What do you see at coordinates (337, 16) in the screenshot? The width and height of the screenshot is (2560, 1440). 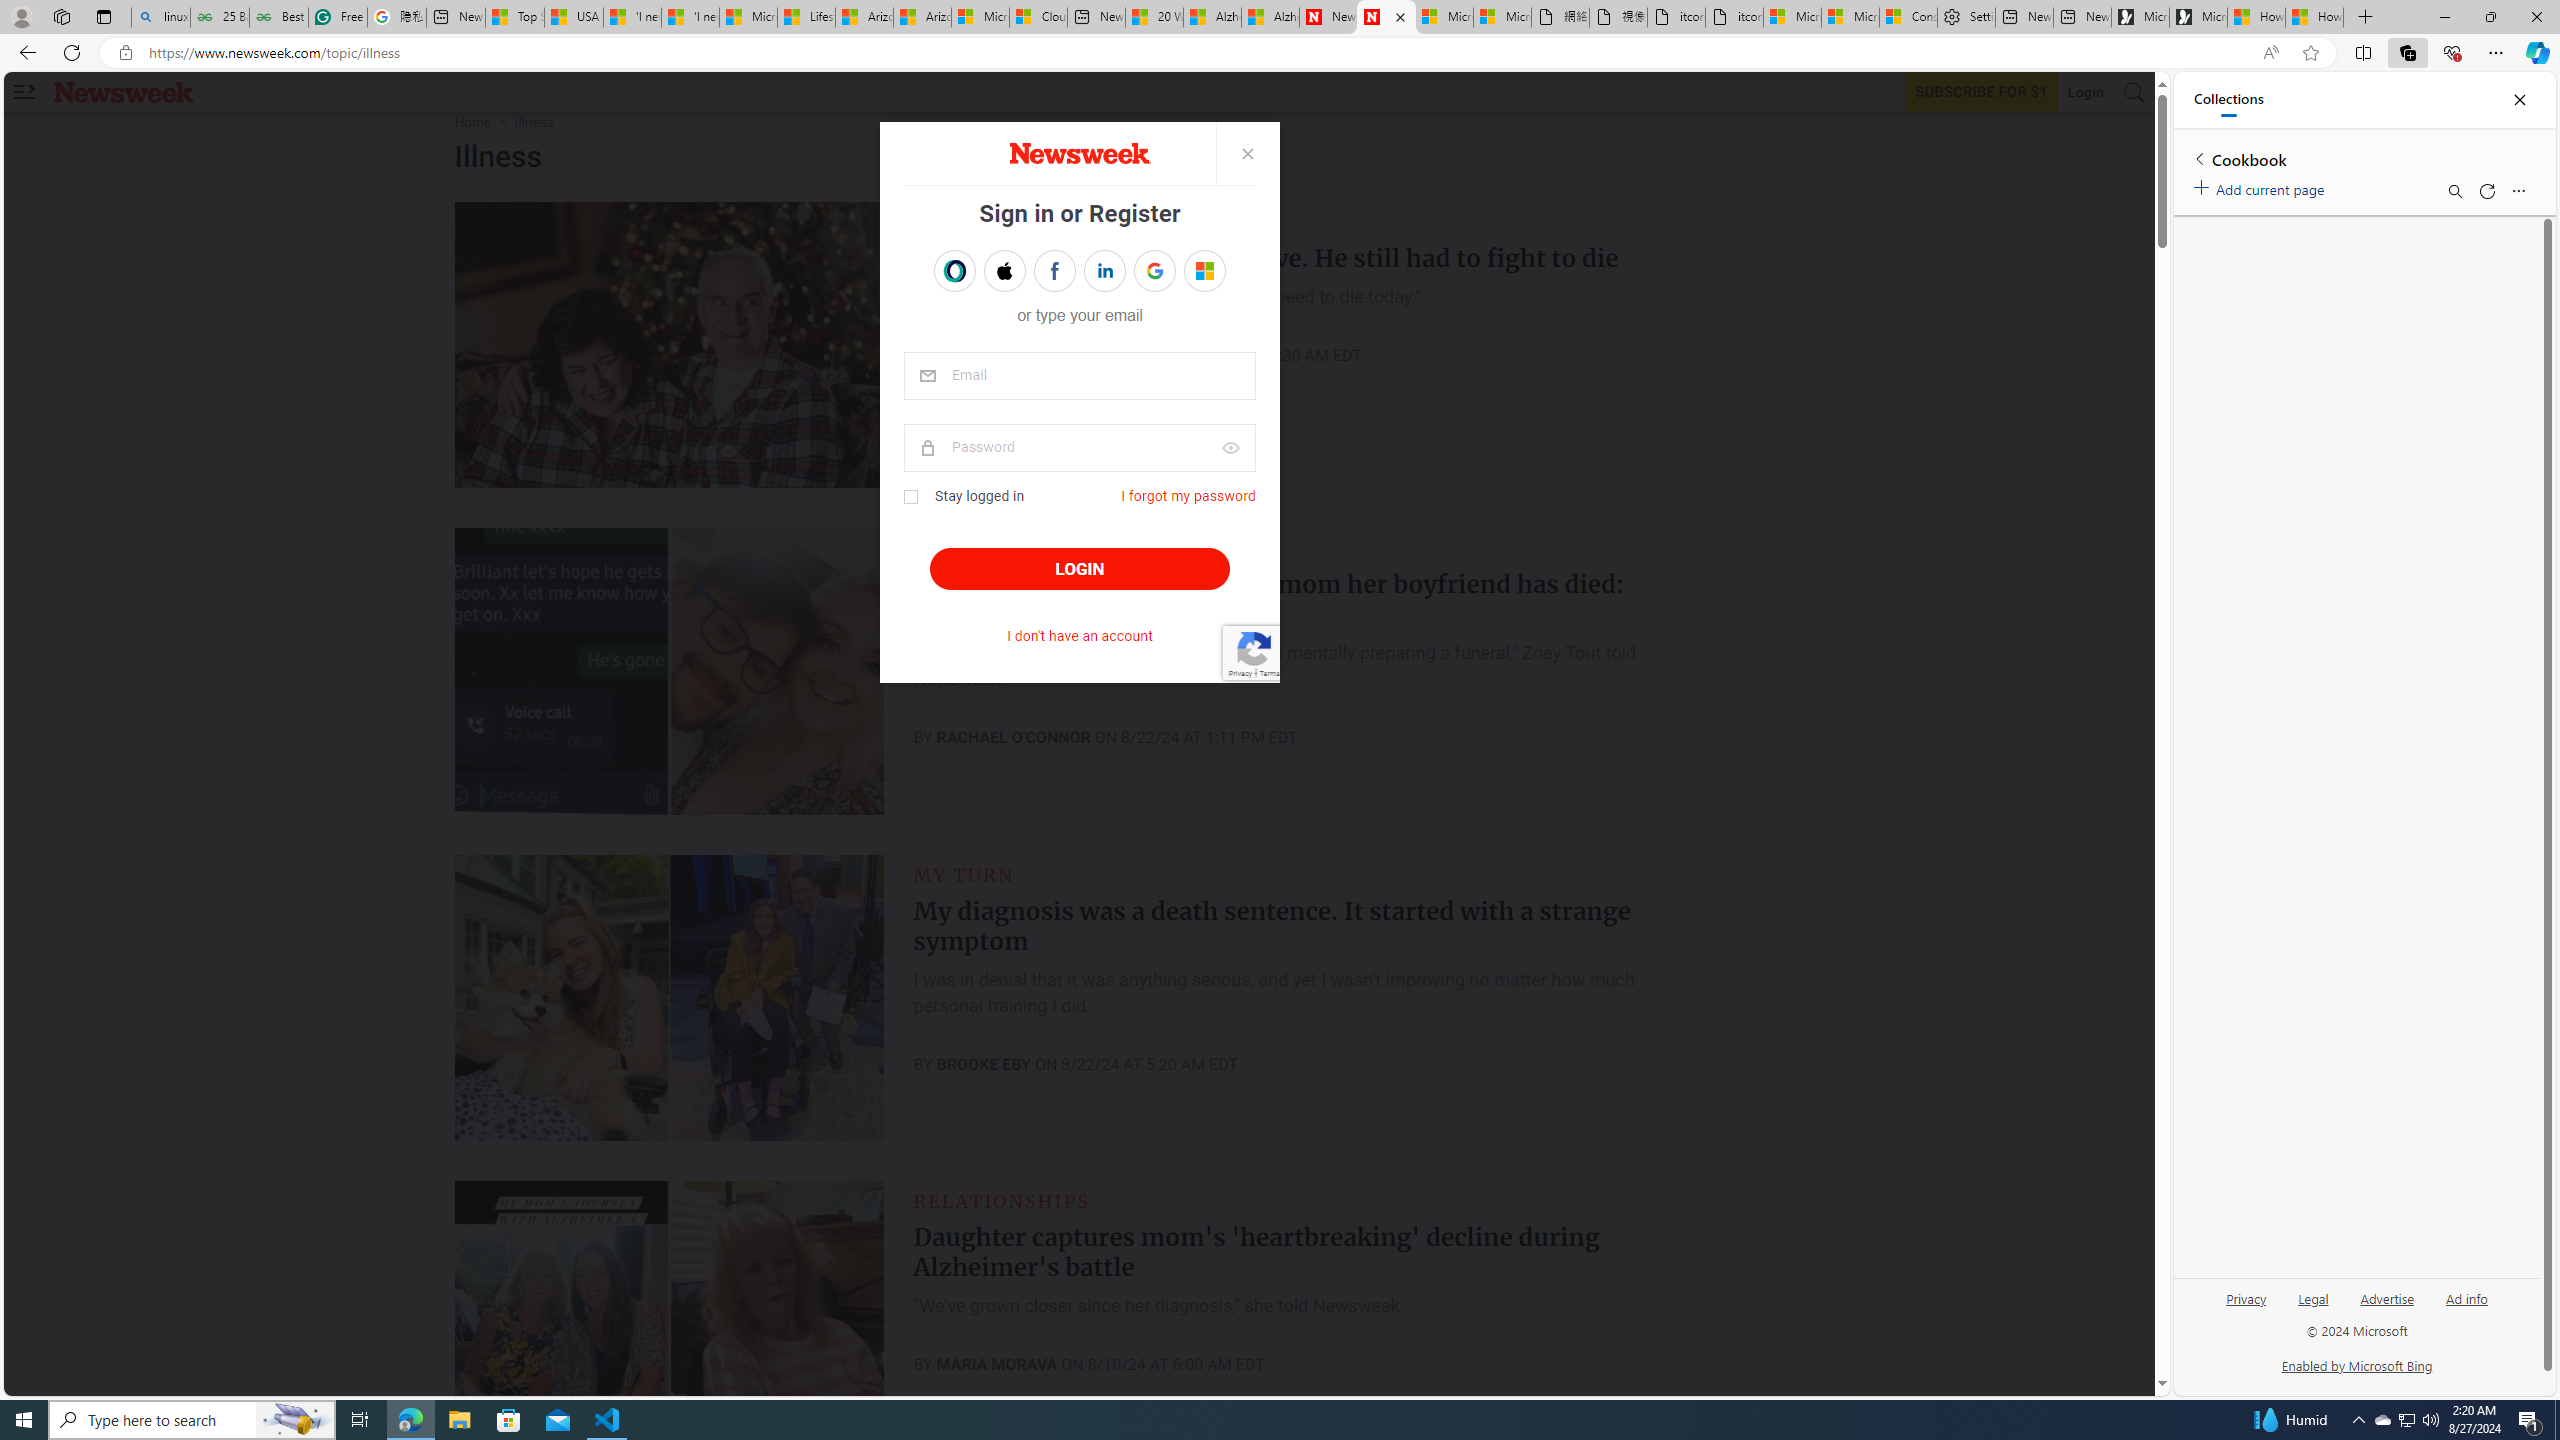 I see `'Free AI Writing Assistance for Students | Grammarly'` at bounding box center [337, 16].